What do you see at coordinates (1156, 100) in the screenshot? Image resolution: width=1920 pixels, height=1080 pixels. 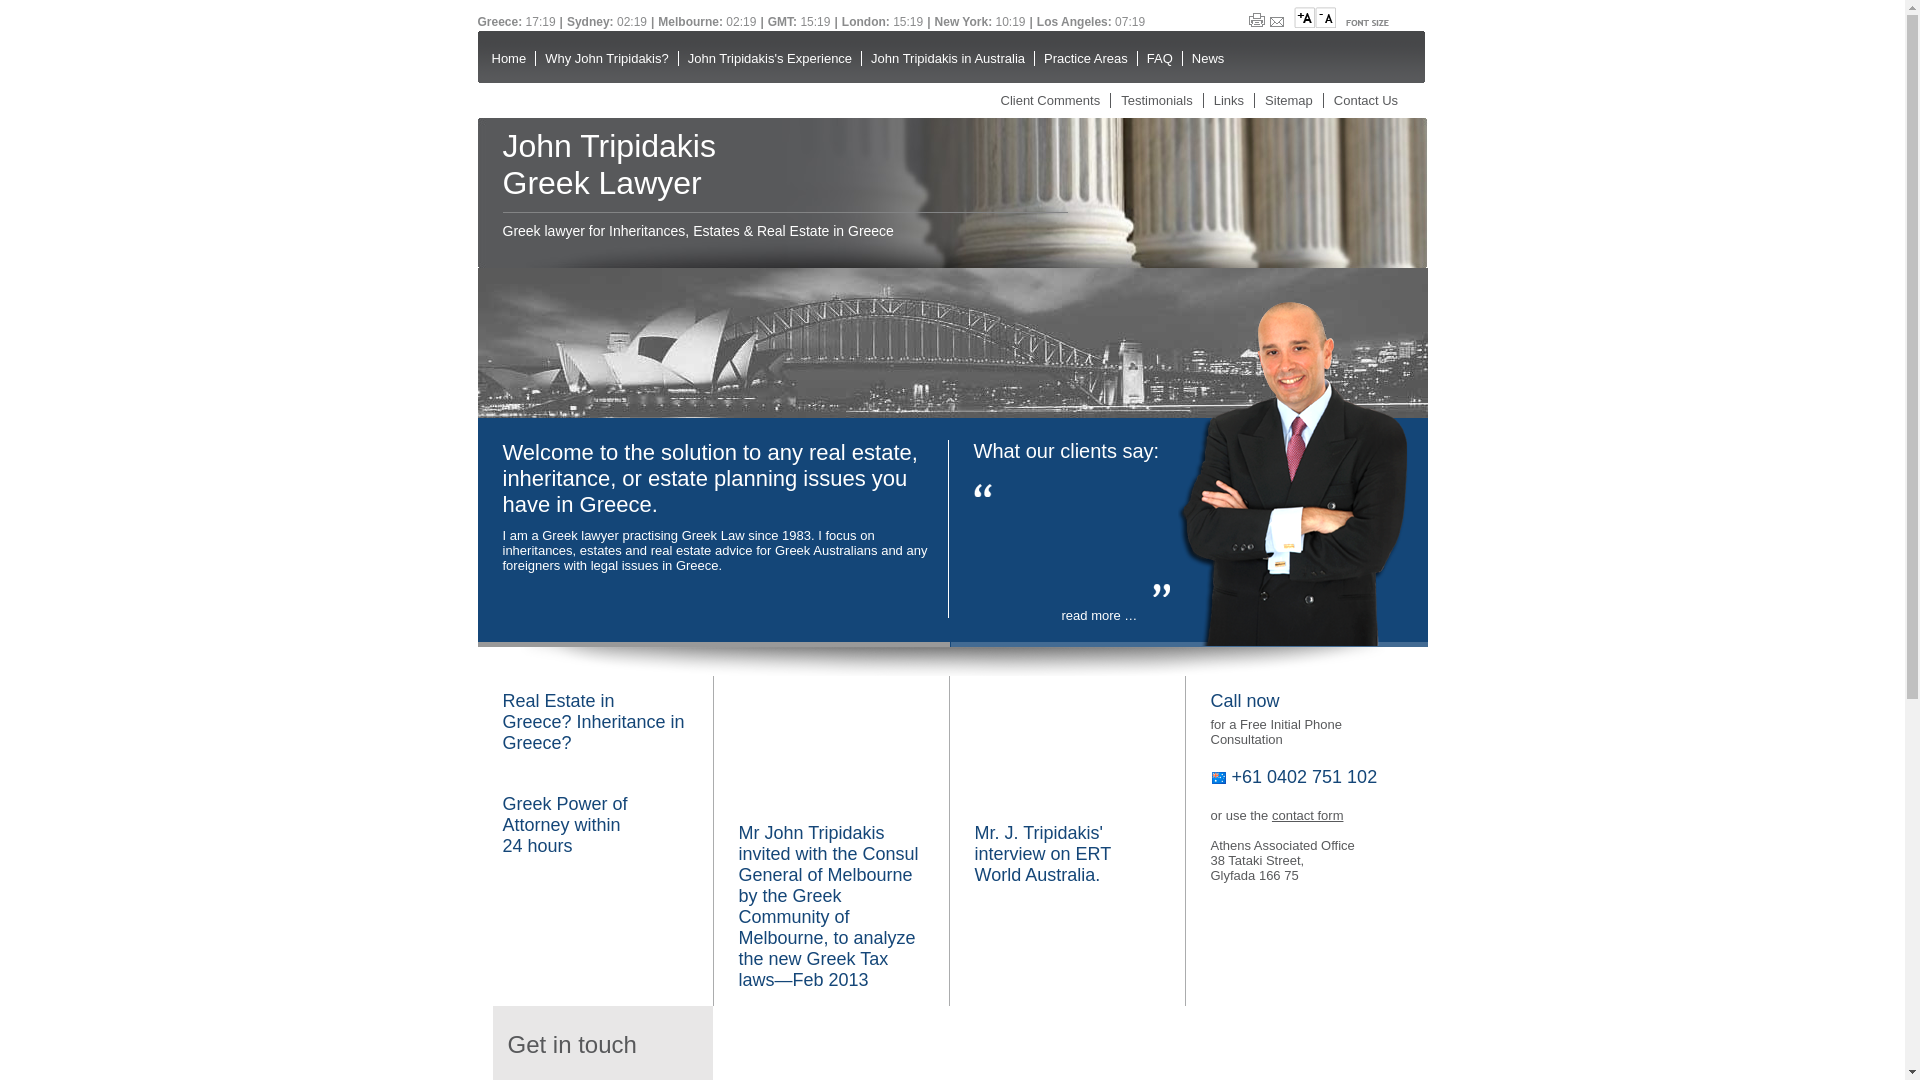 I see `'Testimonials'` at bounding box center [1156, 100].